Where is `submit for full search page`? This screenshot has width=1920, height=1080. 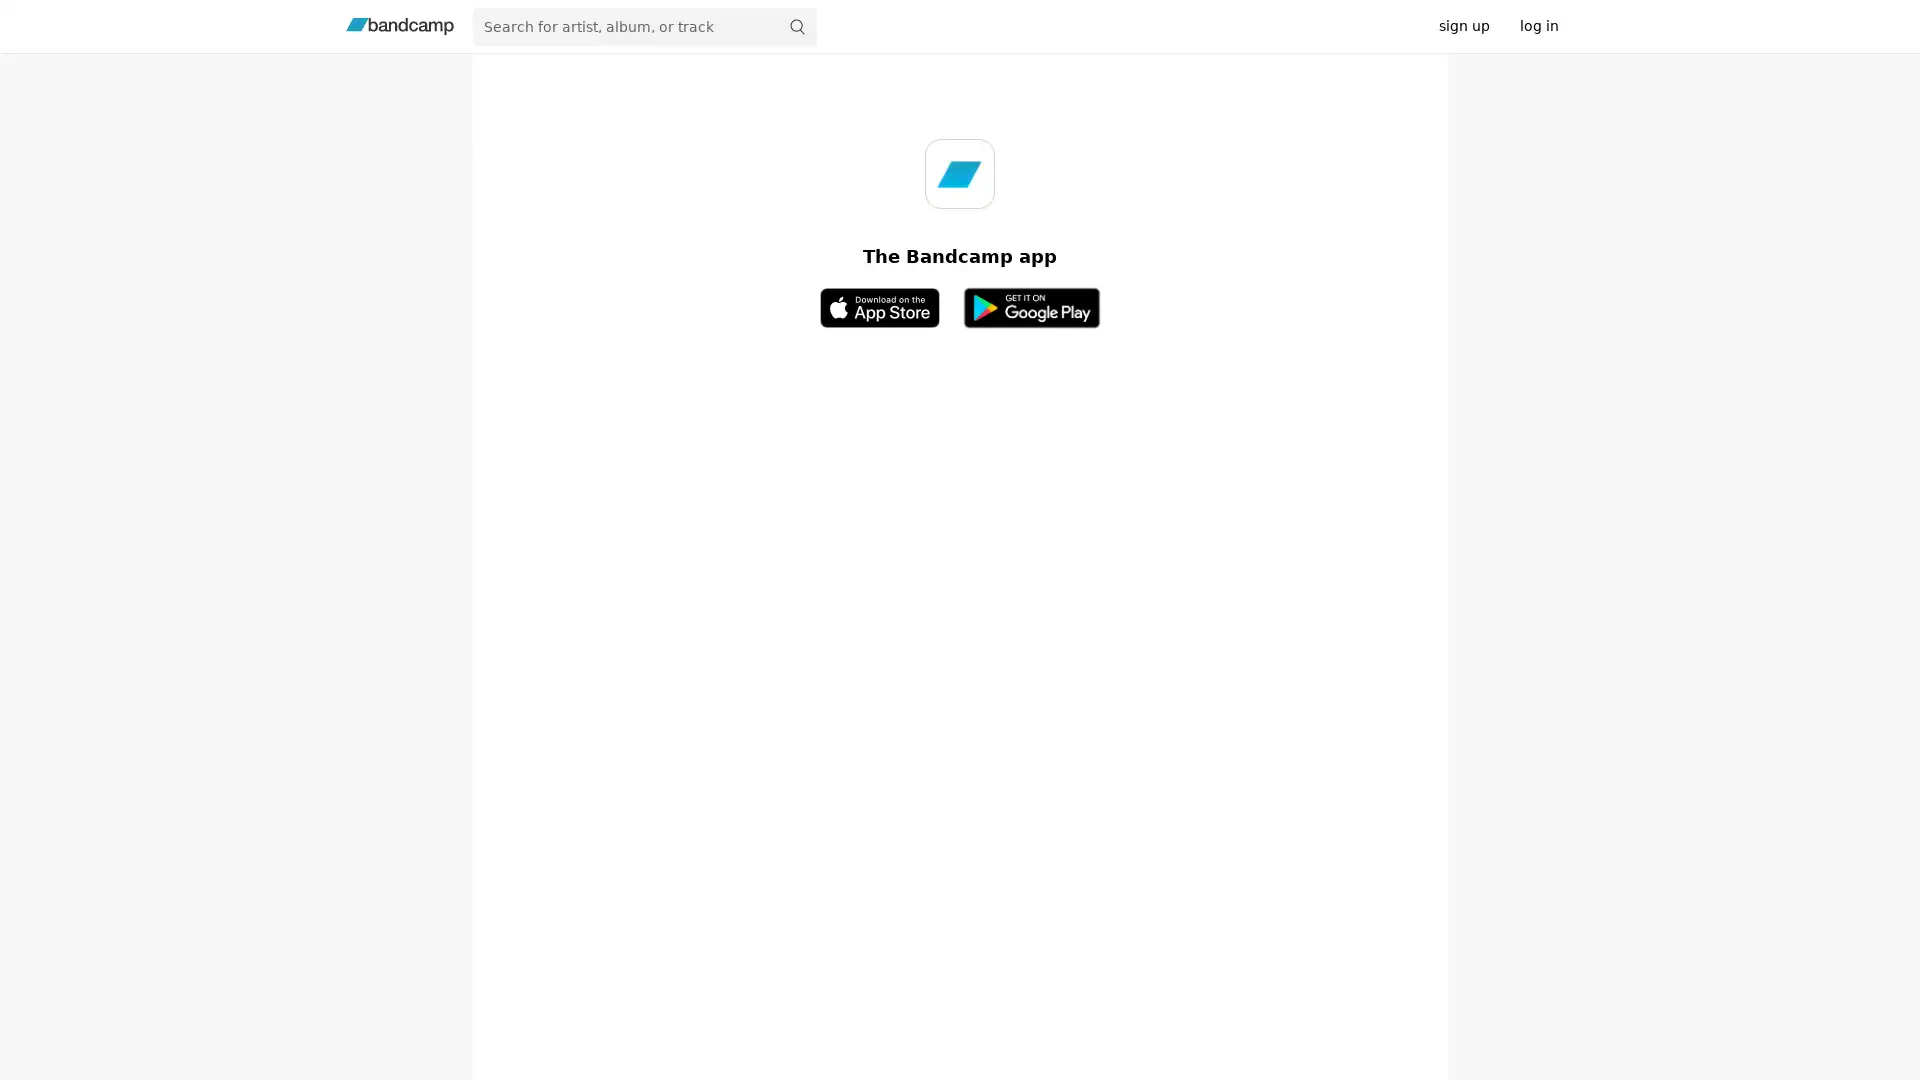
submit for full search page is located at coordinates (795, 26).